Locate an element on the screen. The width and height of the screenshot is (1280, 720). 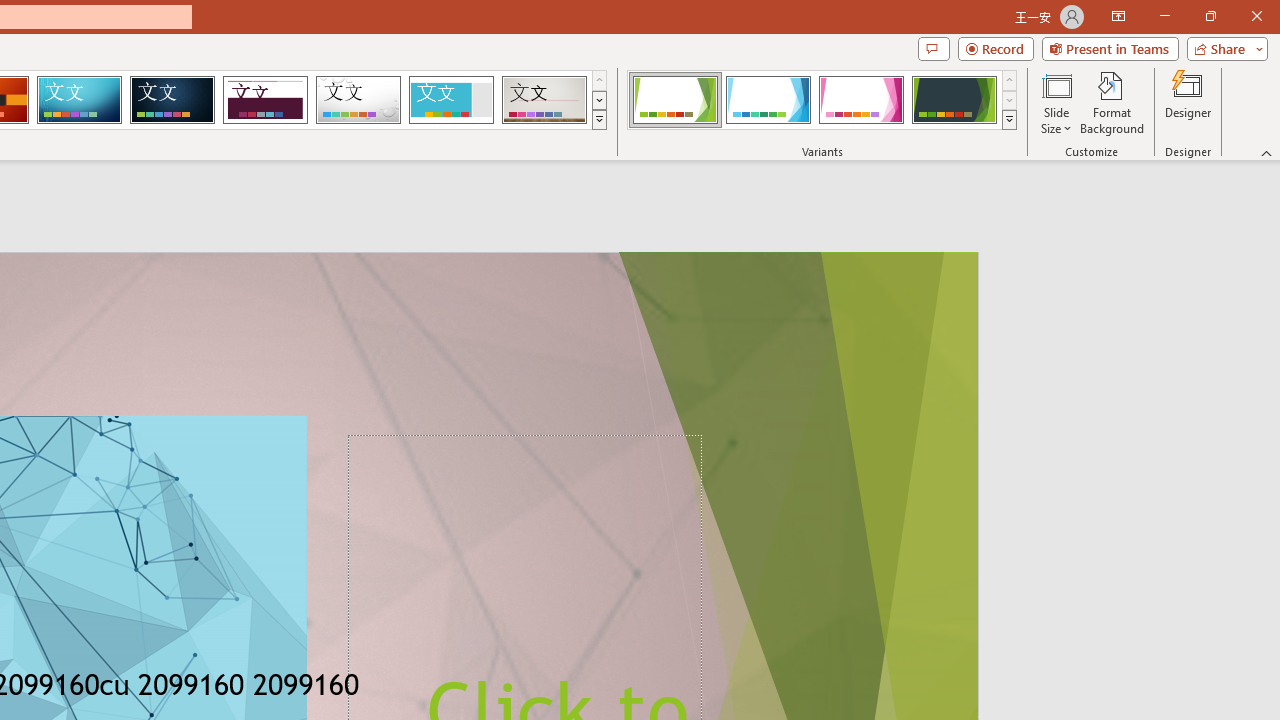
'Droplet Loading Preview...' is located at coordinates (358, 100).